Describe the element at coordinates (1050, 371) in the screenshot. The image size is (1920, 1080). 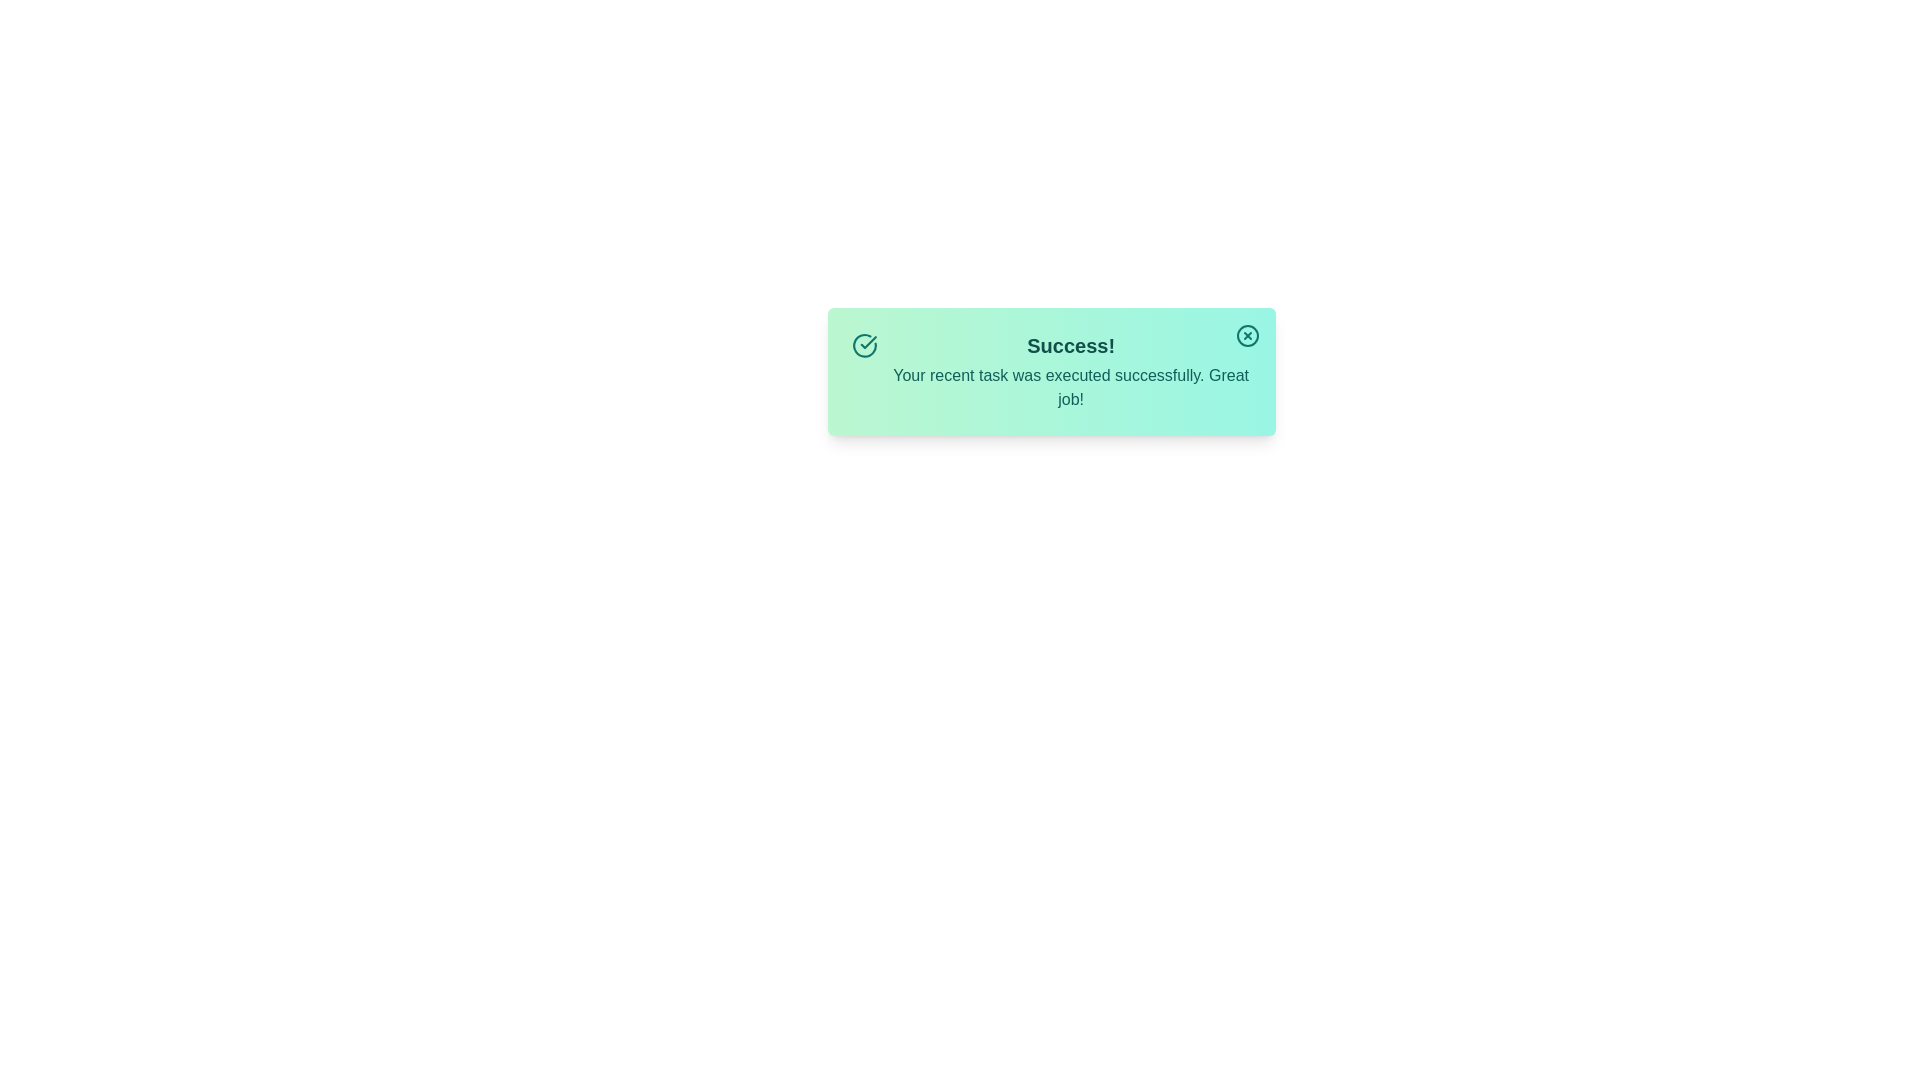
I see `the success message text displayed on the alert` at that location.